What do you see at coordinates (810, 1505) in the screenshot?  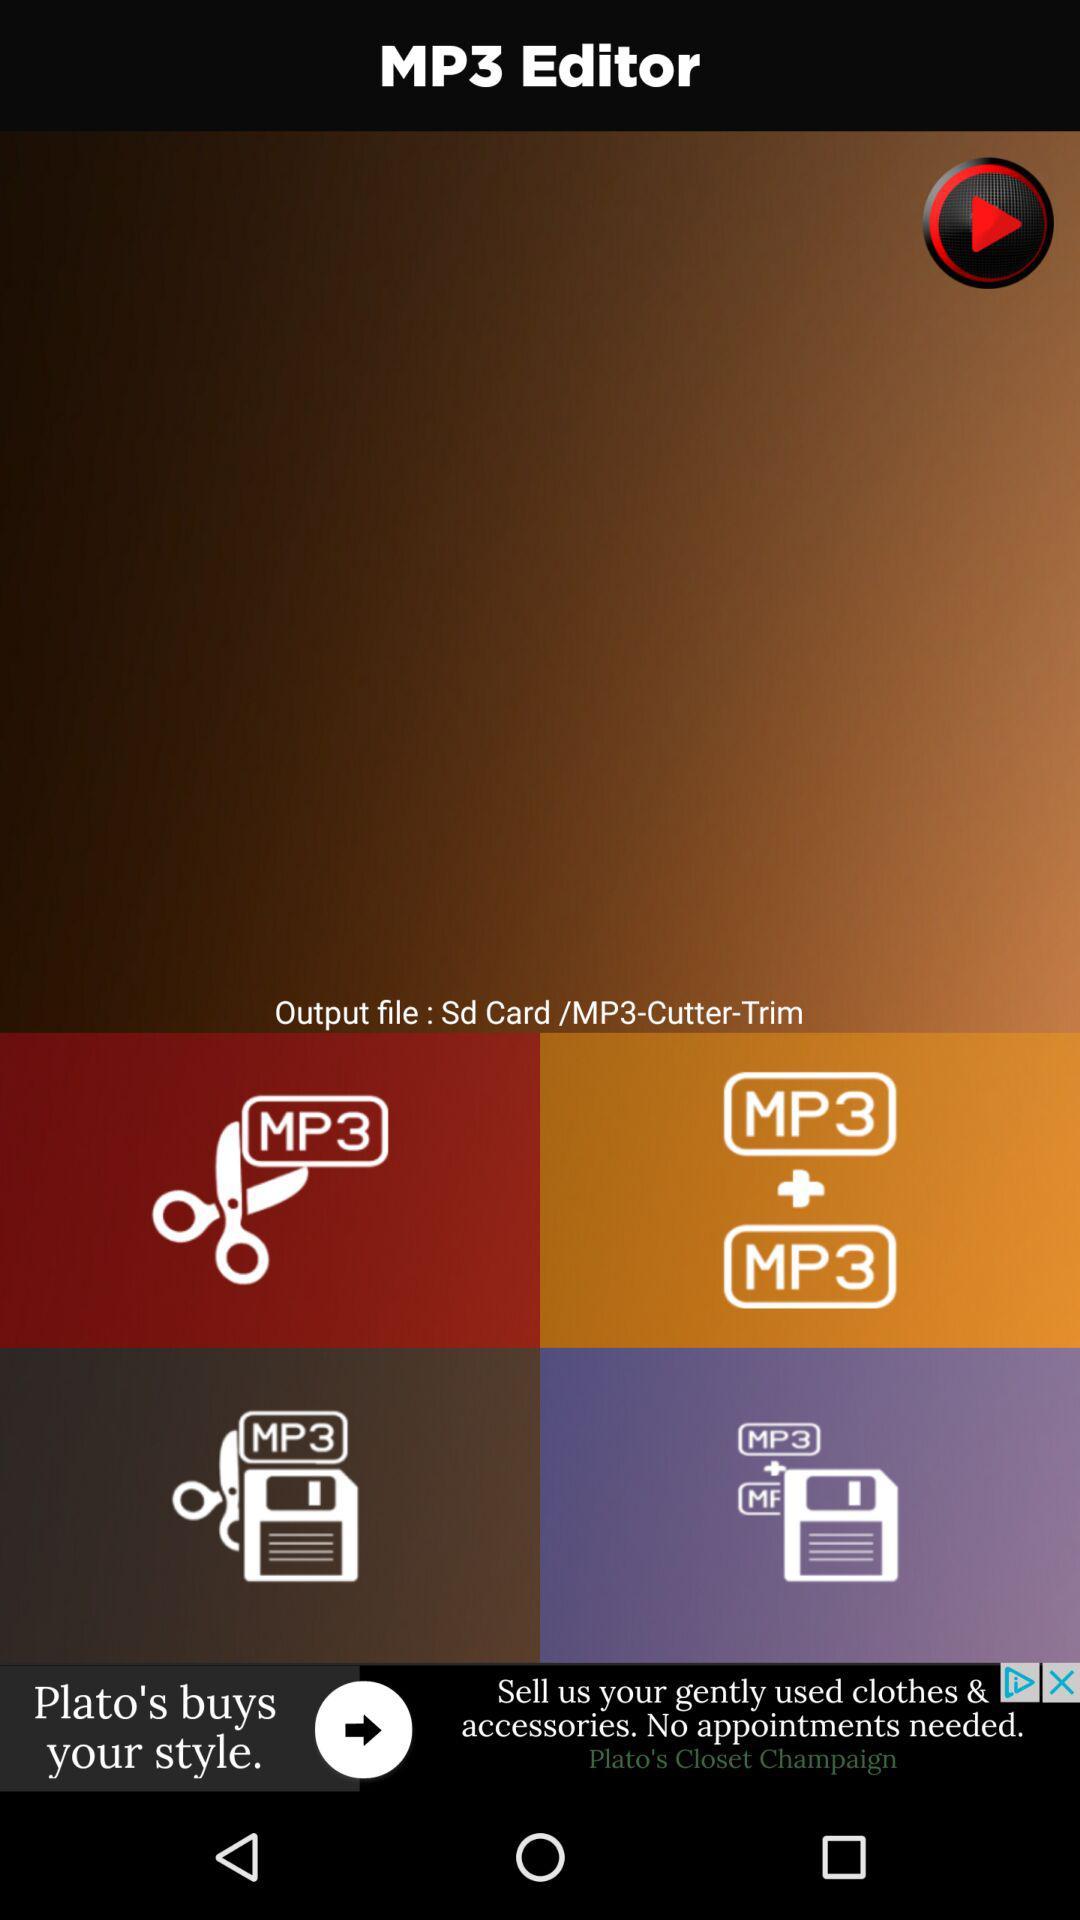 I see `choose the selection` at bounding box center [810, 1505].